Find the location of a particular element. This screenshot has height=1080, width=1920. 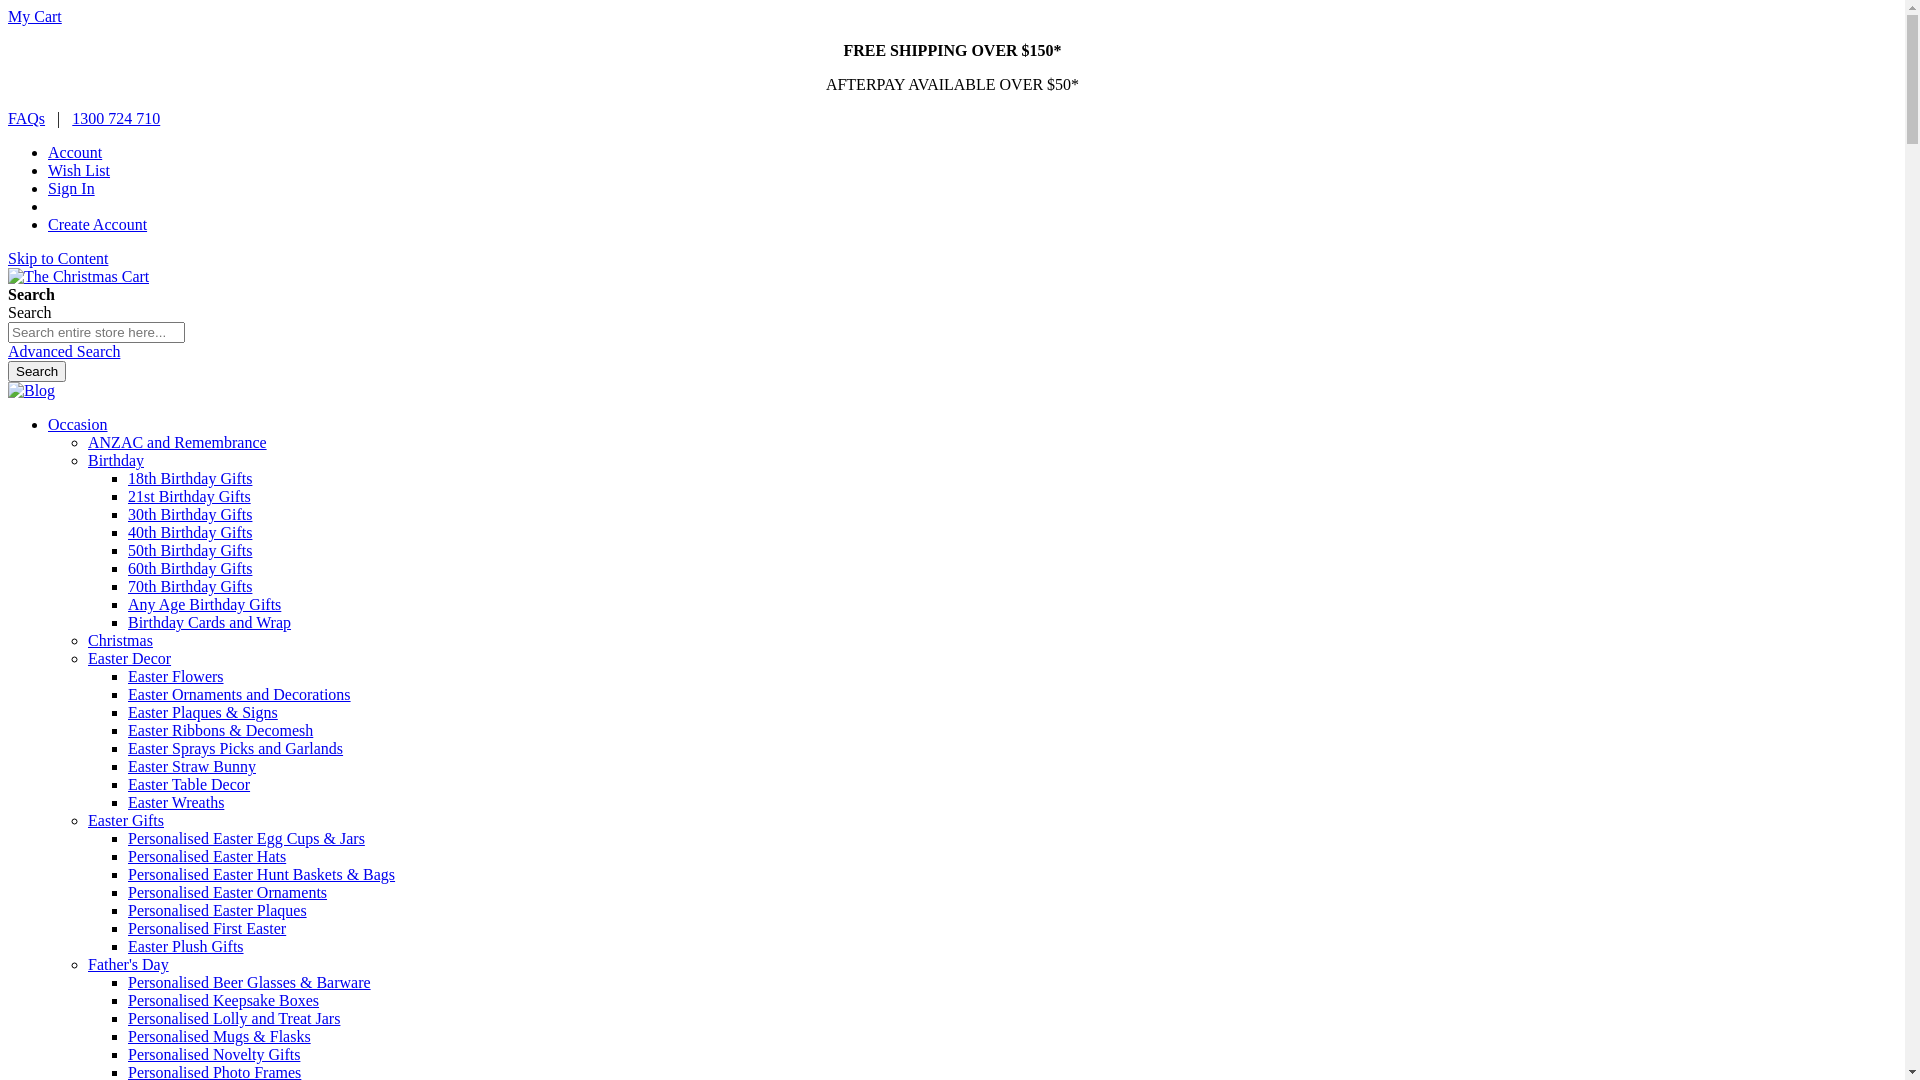

'Easter Wreaths' is located at coordinates (176, 801).